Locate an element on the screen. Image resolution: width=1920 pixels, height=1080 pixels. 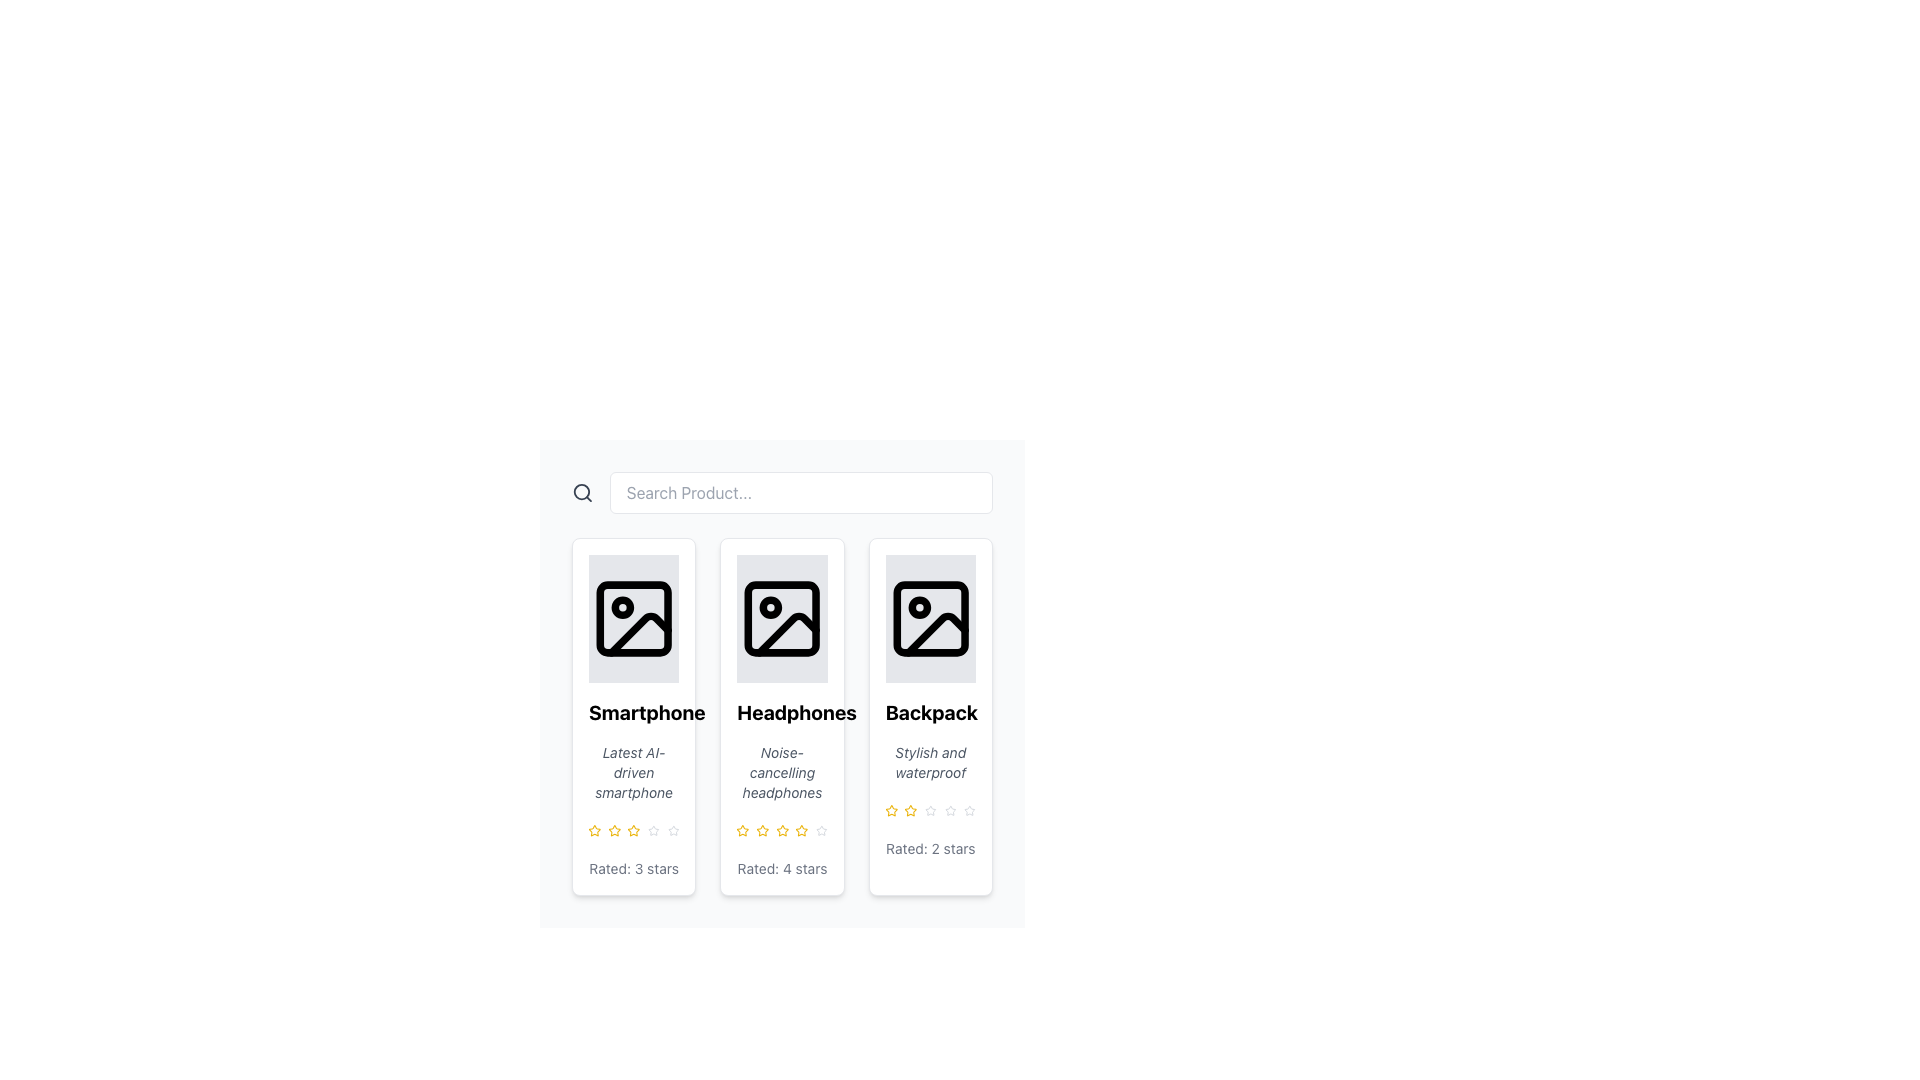
the third golden star in the rating system below the 'Smartphone' product card is located at coordinates (632, 829).